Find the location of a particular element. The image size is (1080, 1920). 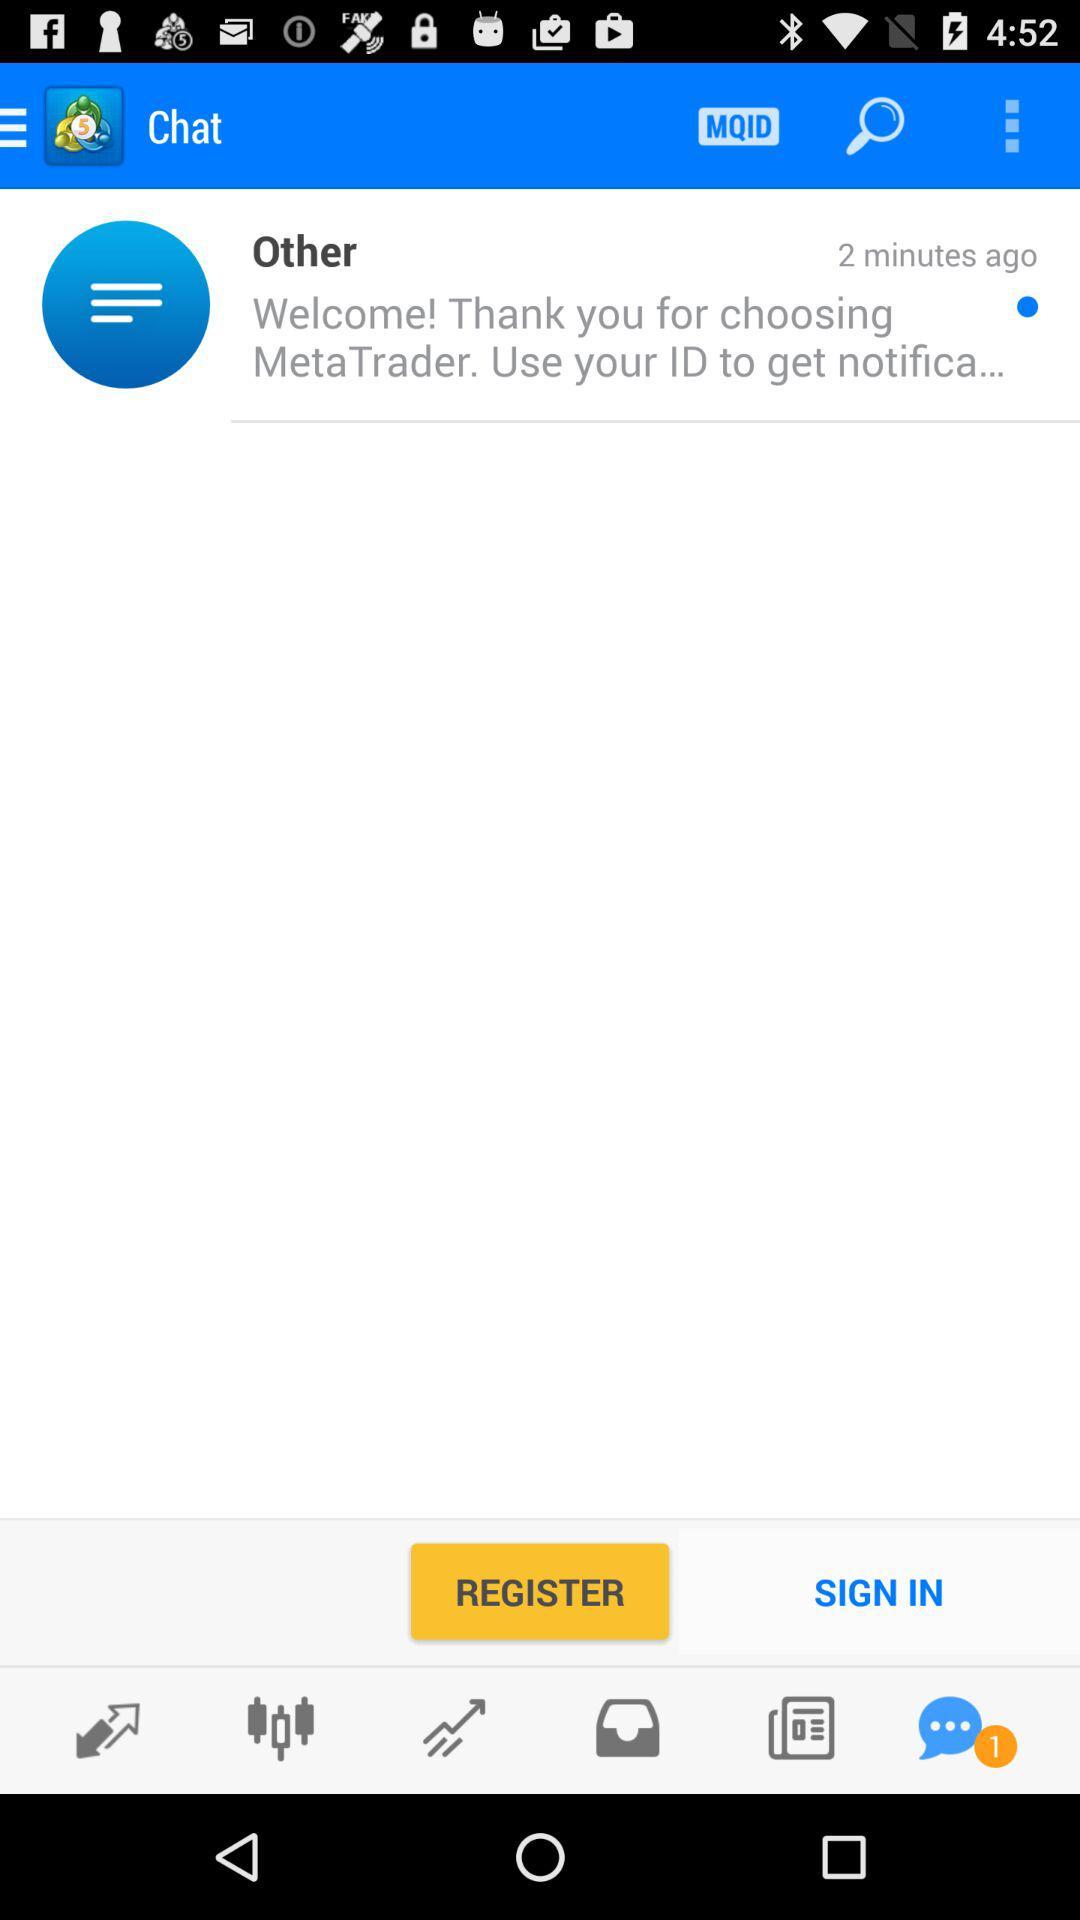

the 2 minutes ago item is located at coordinates (696, 255).